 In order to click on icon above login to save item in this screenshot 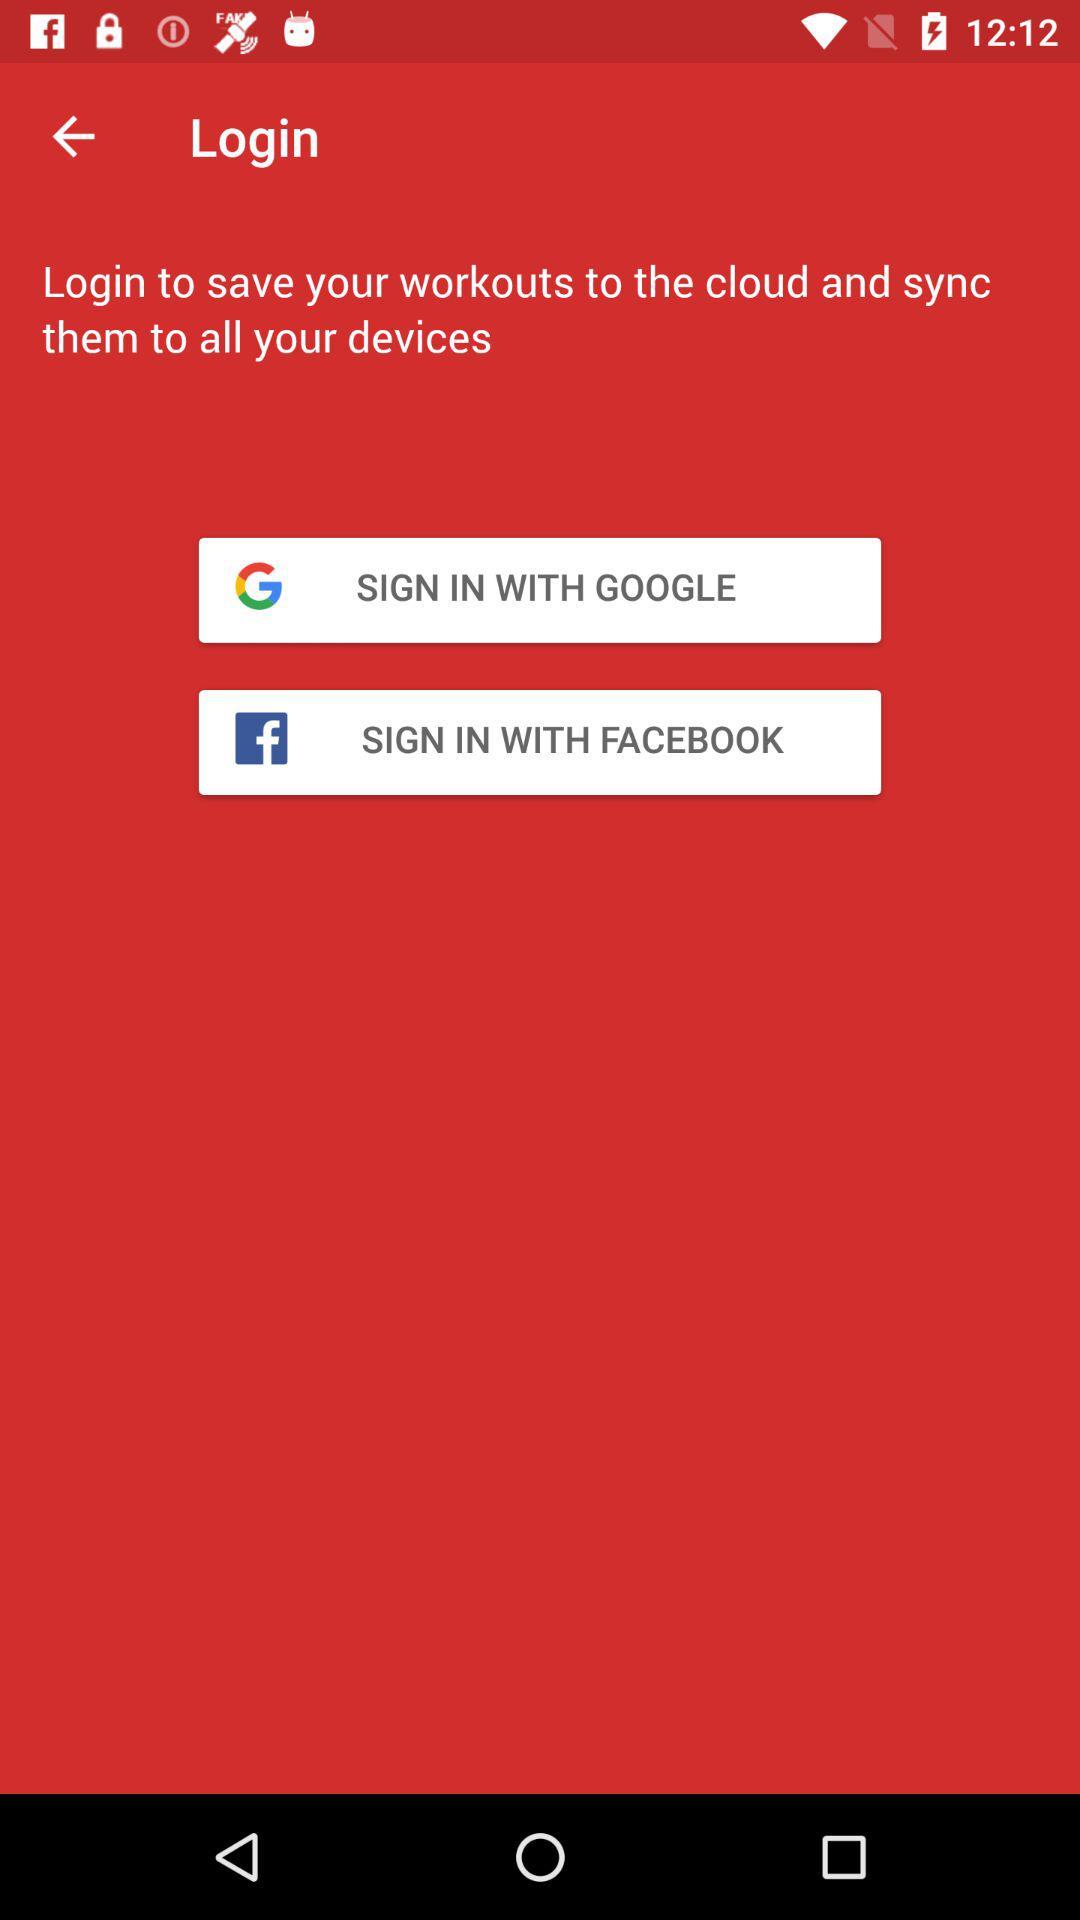, I will do `click(72, 135)`.